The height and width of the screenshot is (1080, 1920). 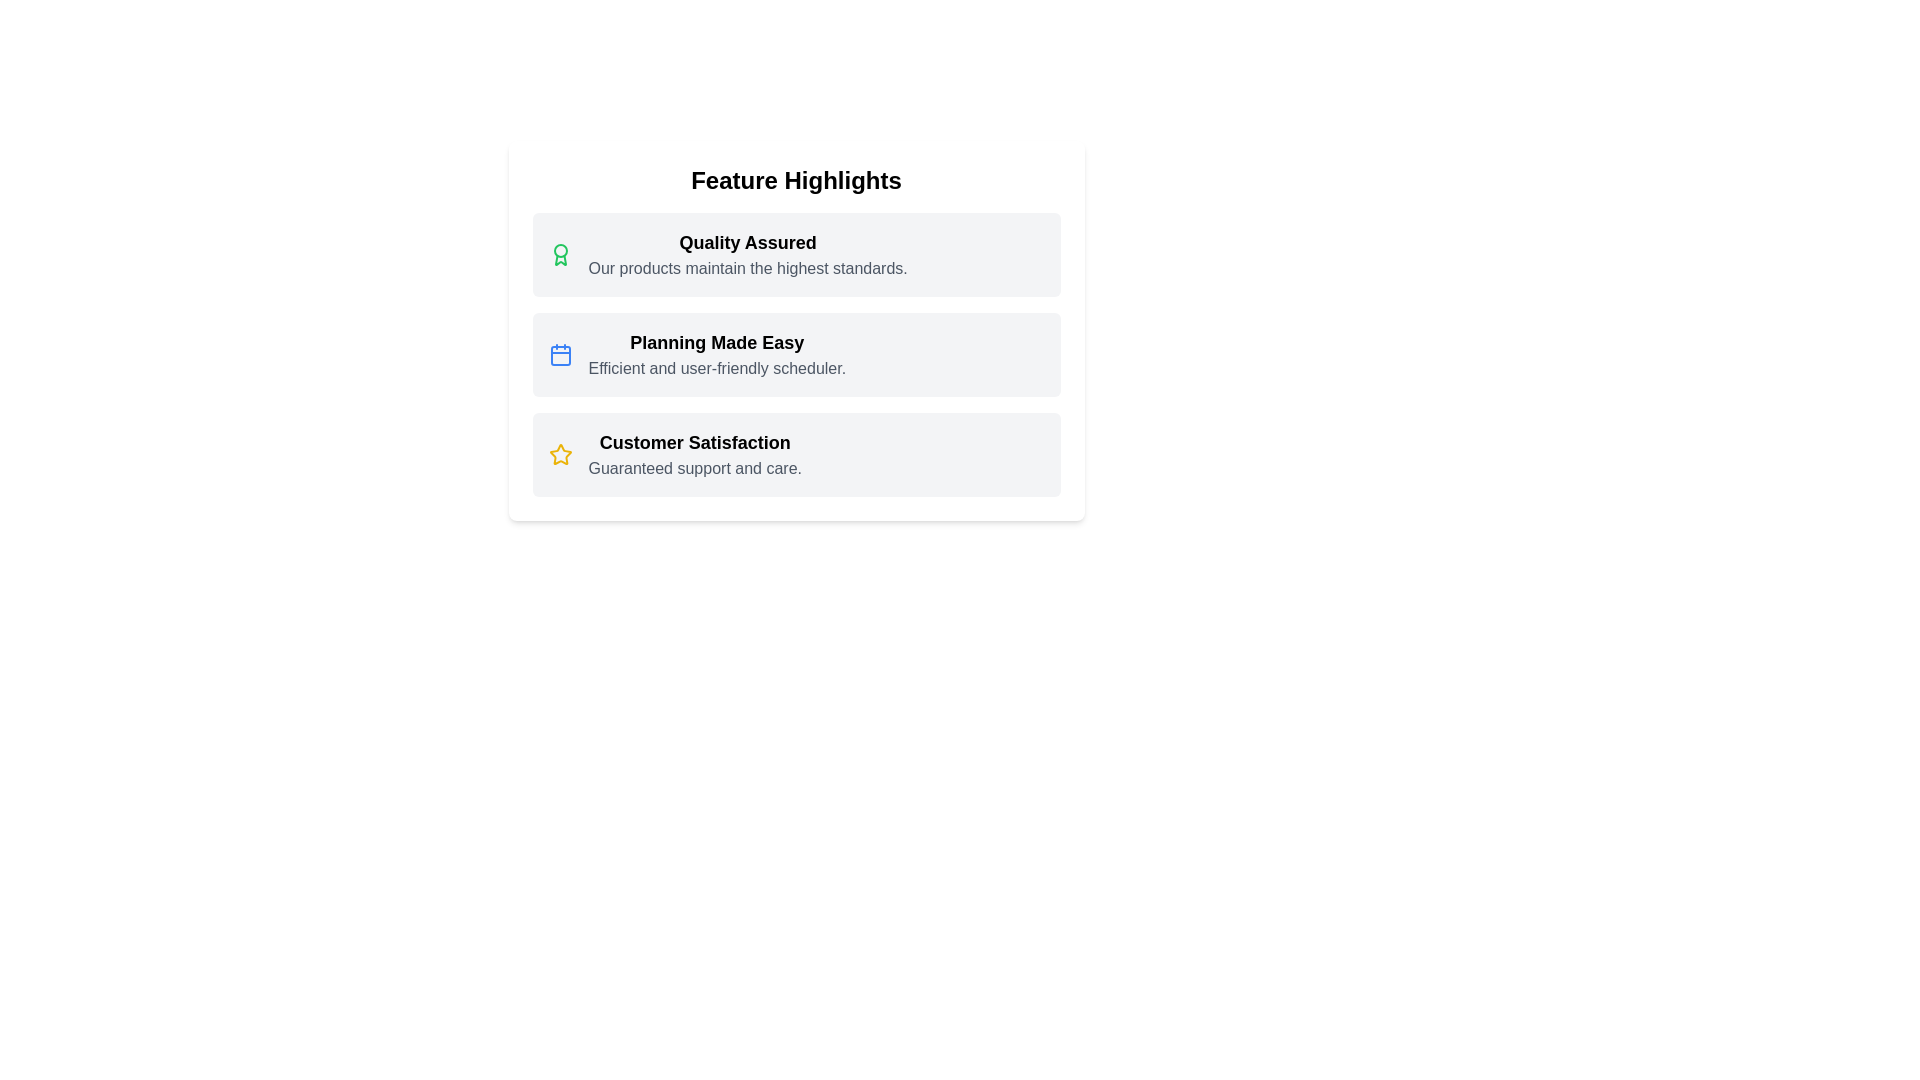 What do you see at coordinates (695, 455) in the screenshot?
I see `the third text block in the vertically aligned stack of feature descriptions, which provides information about customer satisfaction and guaranteed support` at bounding box center [695, 455].